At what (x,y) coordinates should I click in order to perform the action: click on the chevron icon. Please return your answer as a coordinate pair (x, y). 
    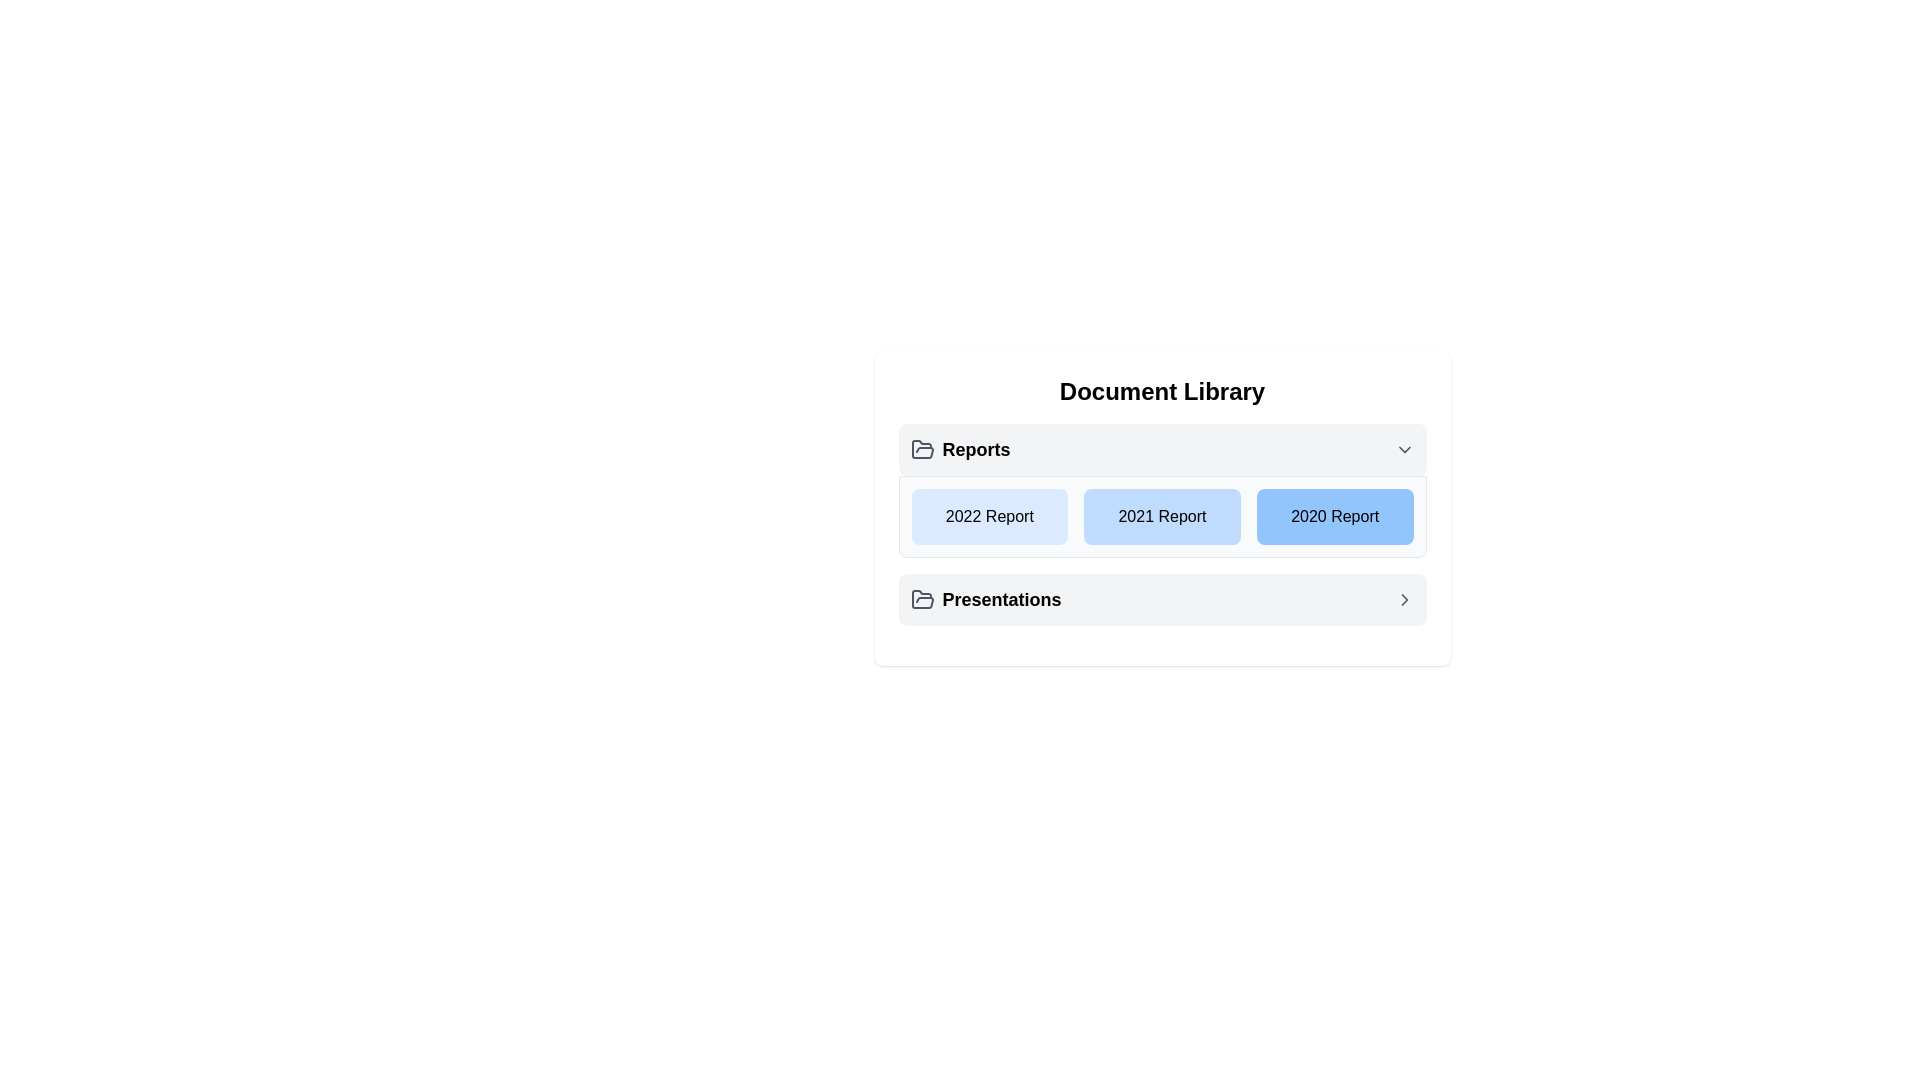
    Looking at the image, I should click on (1403, 450).